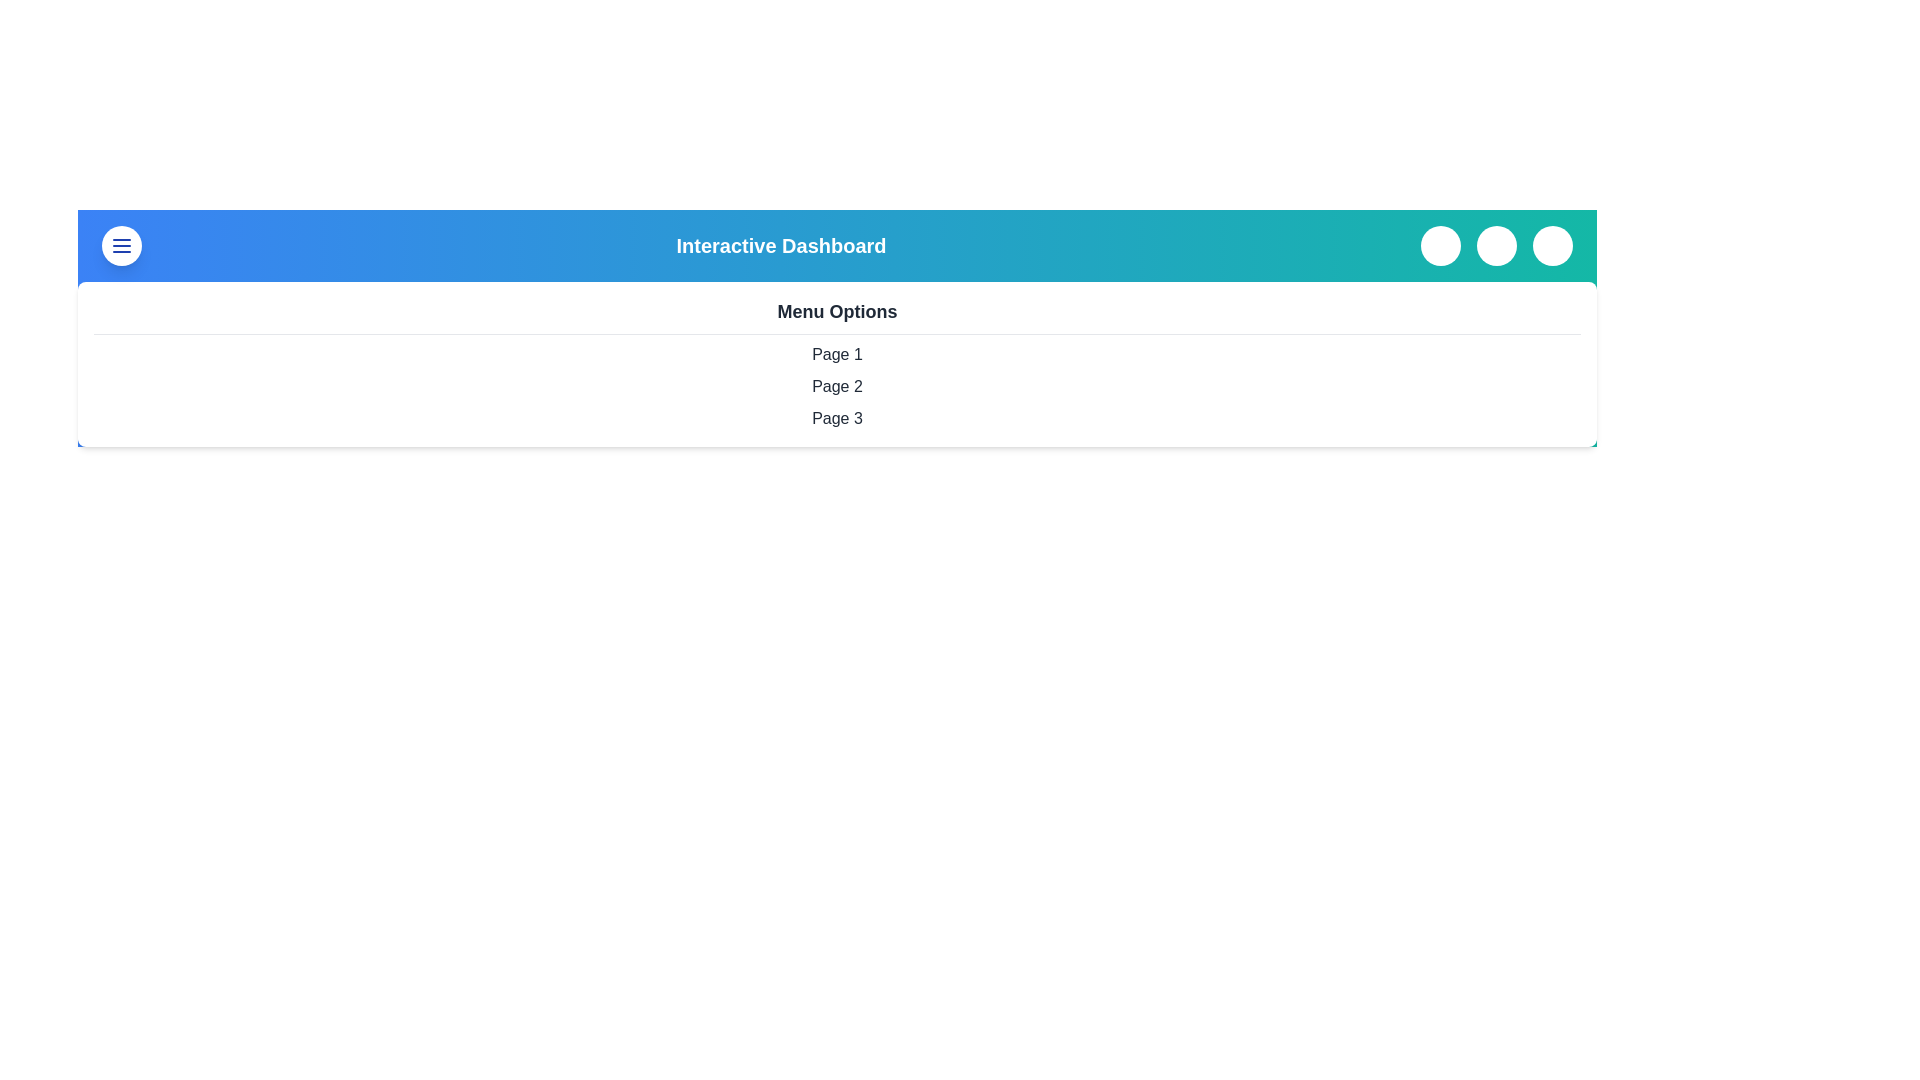  What do you see at coordinates (837, 386) in the screenshot?
I see `the menu option Page 2 to navigate to the corresponding page` at bounding box center [837, 386].